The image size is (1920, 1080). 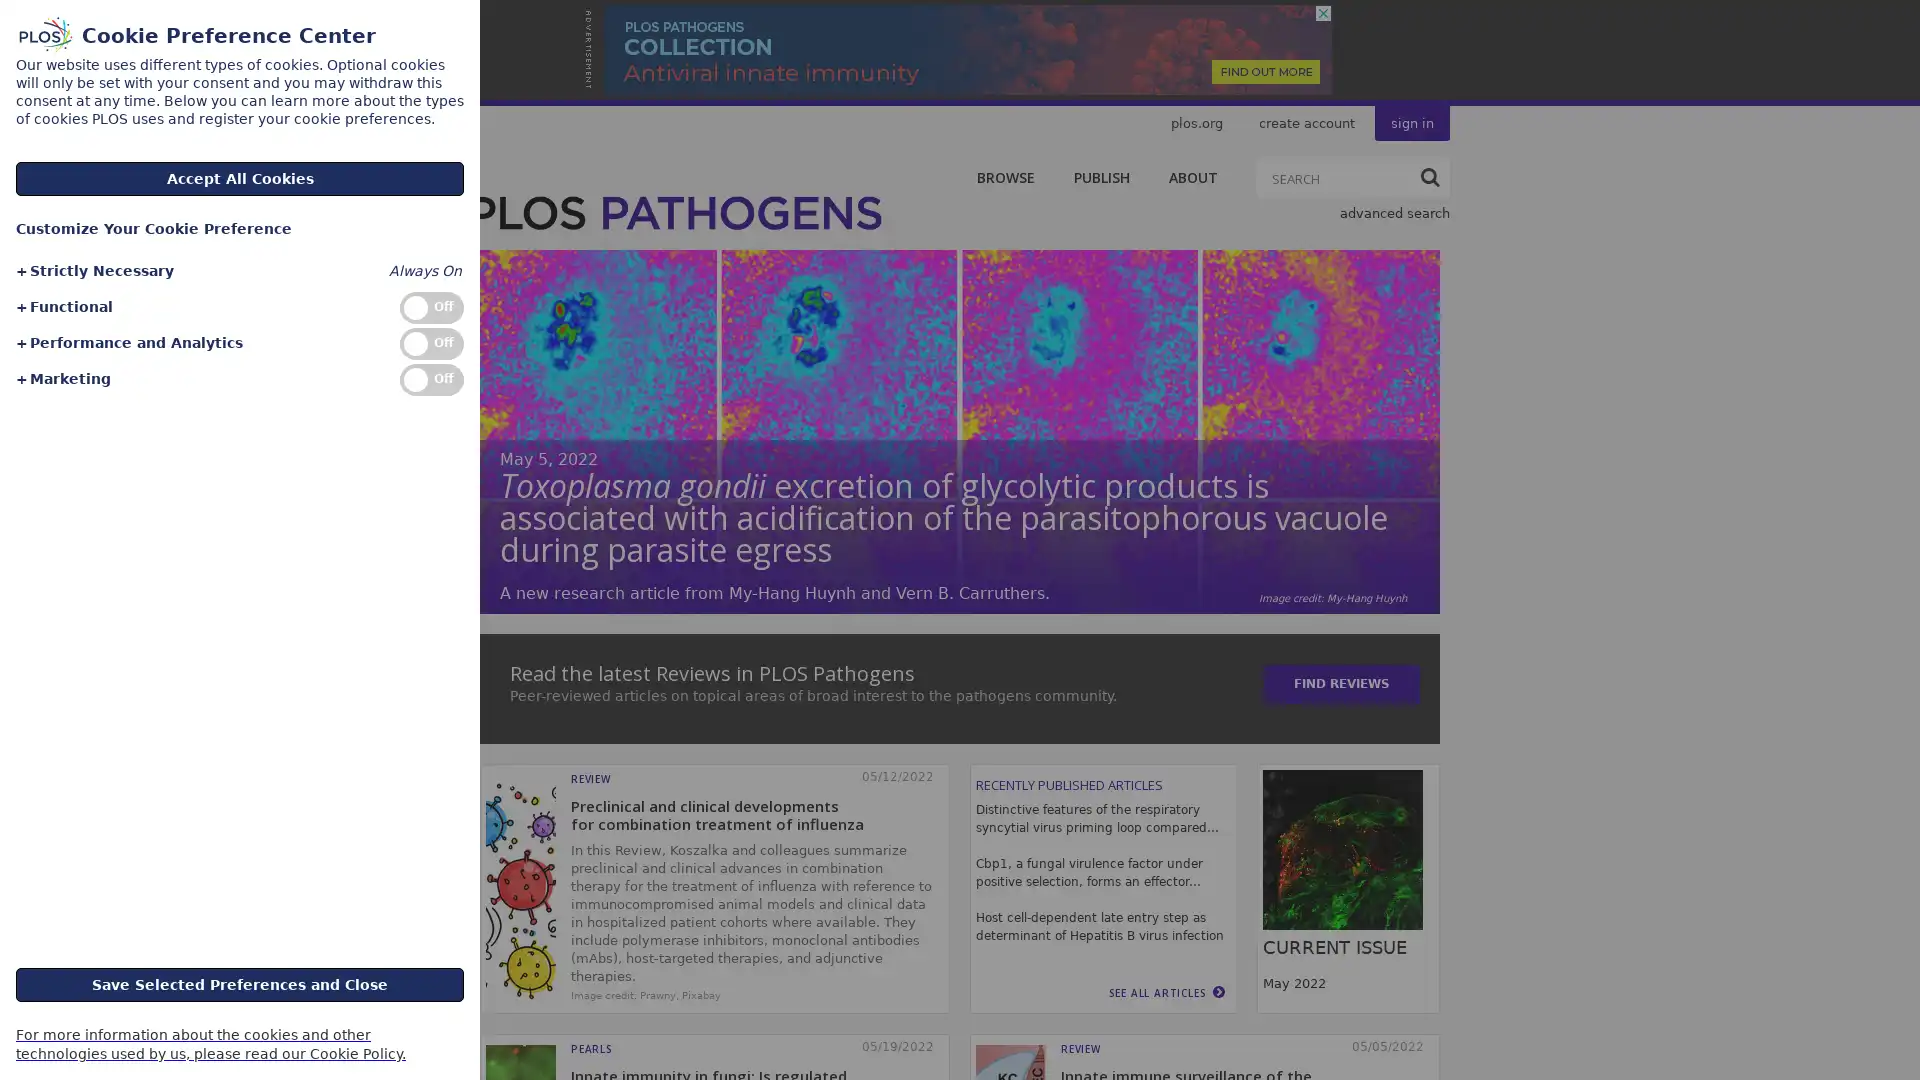 What do you see at coordinates (1429, 176) in the screenshot?
I see `Submit search` at bounding box center [1429, 176].